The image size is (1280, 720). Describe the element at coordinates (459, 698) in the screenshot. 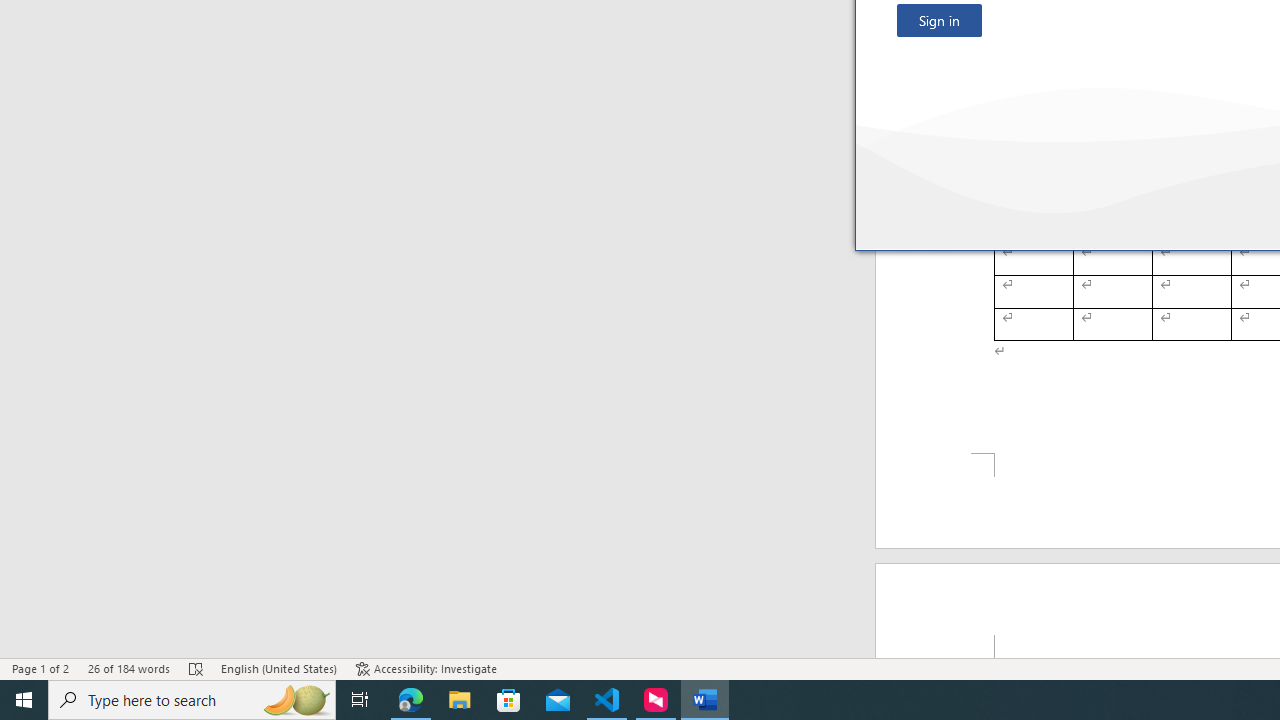

I see `'File Explorer'` at that location.